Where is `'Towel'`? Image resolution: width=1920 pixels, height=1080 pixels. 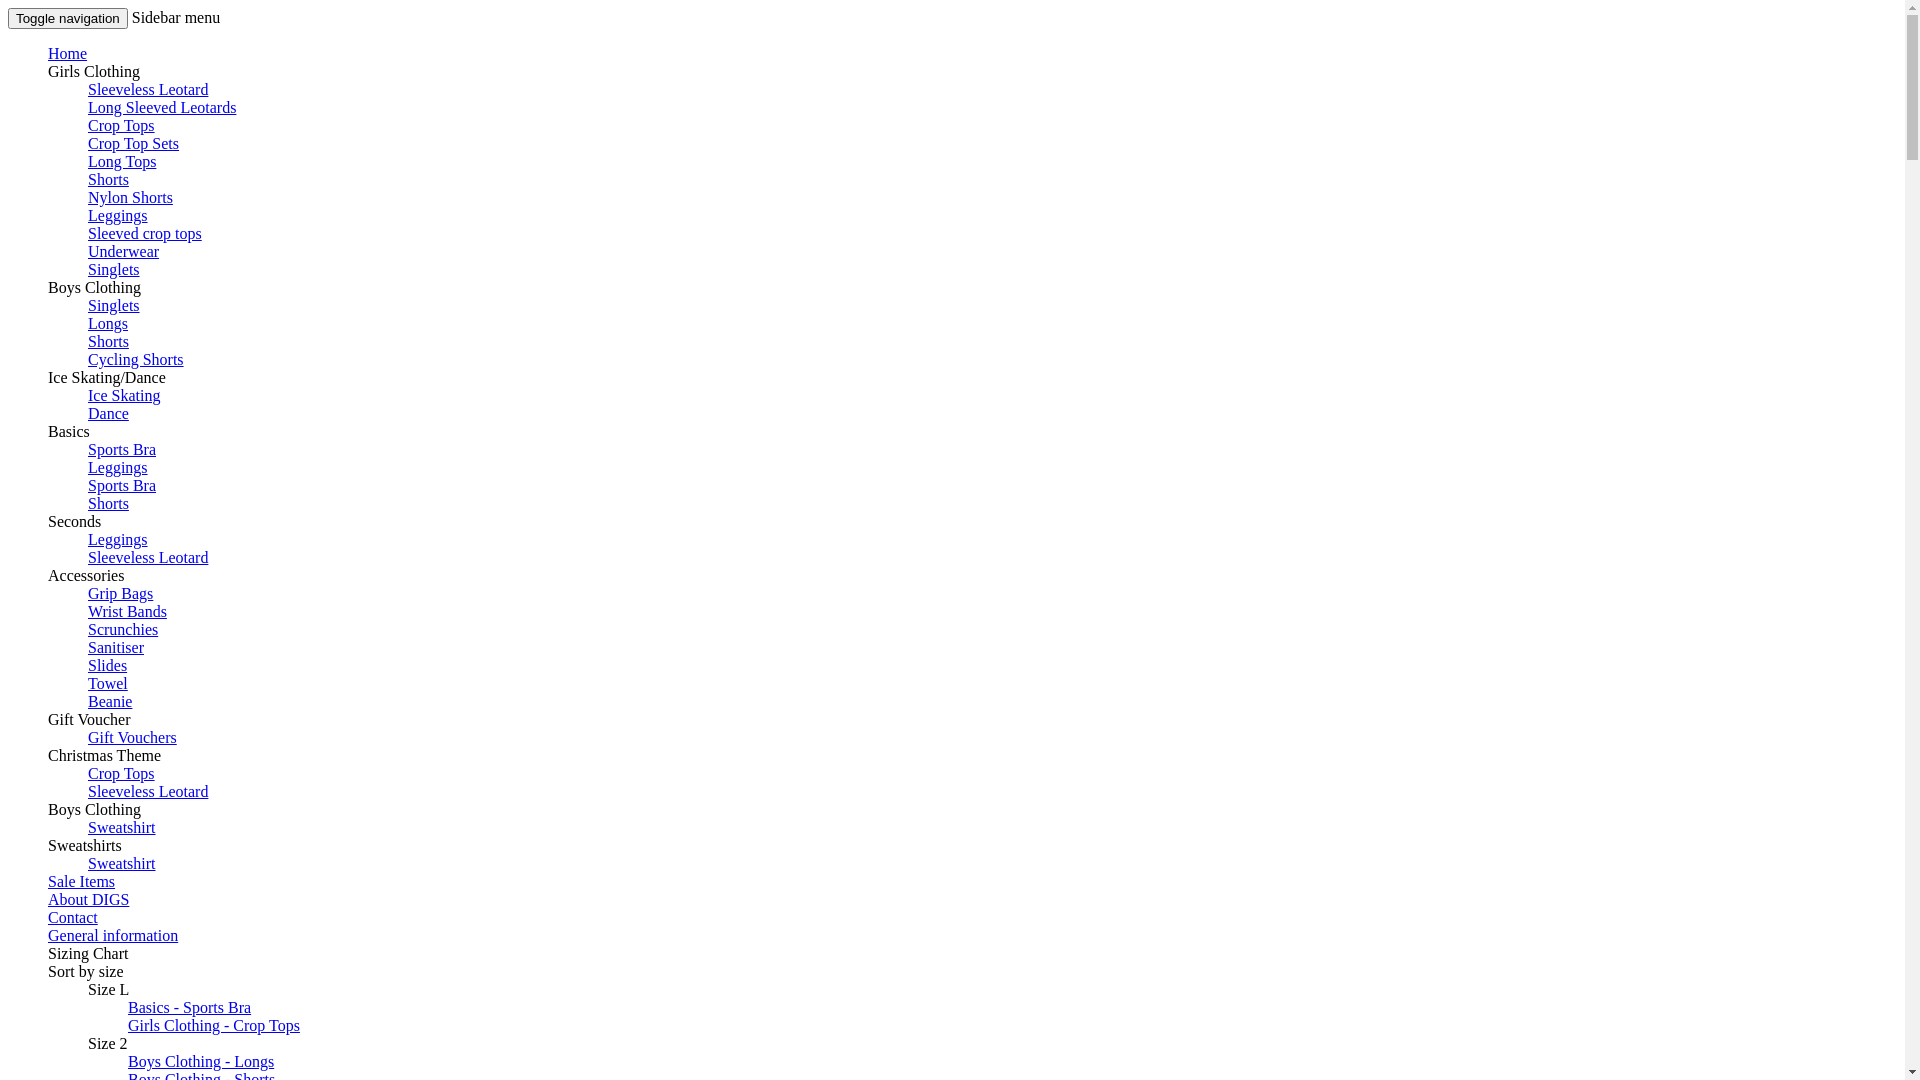 'Towel' is located at coordinates (86, 682).